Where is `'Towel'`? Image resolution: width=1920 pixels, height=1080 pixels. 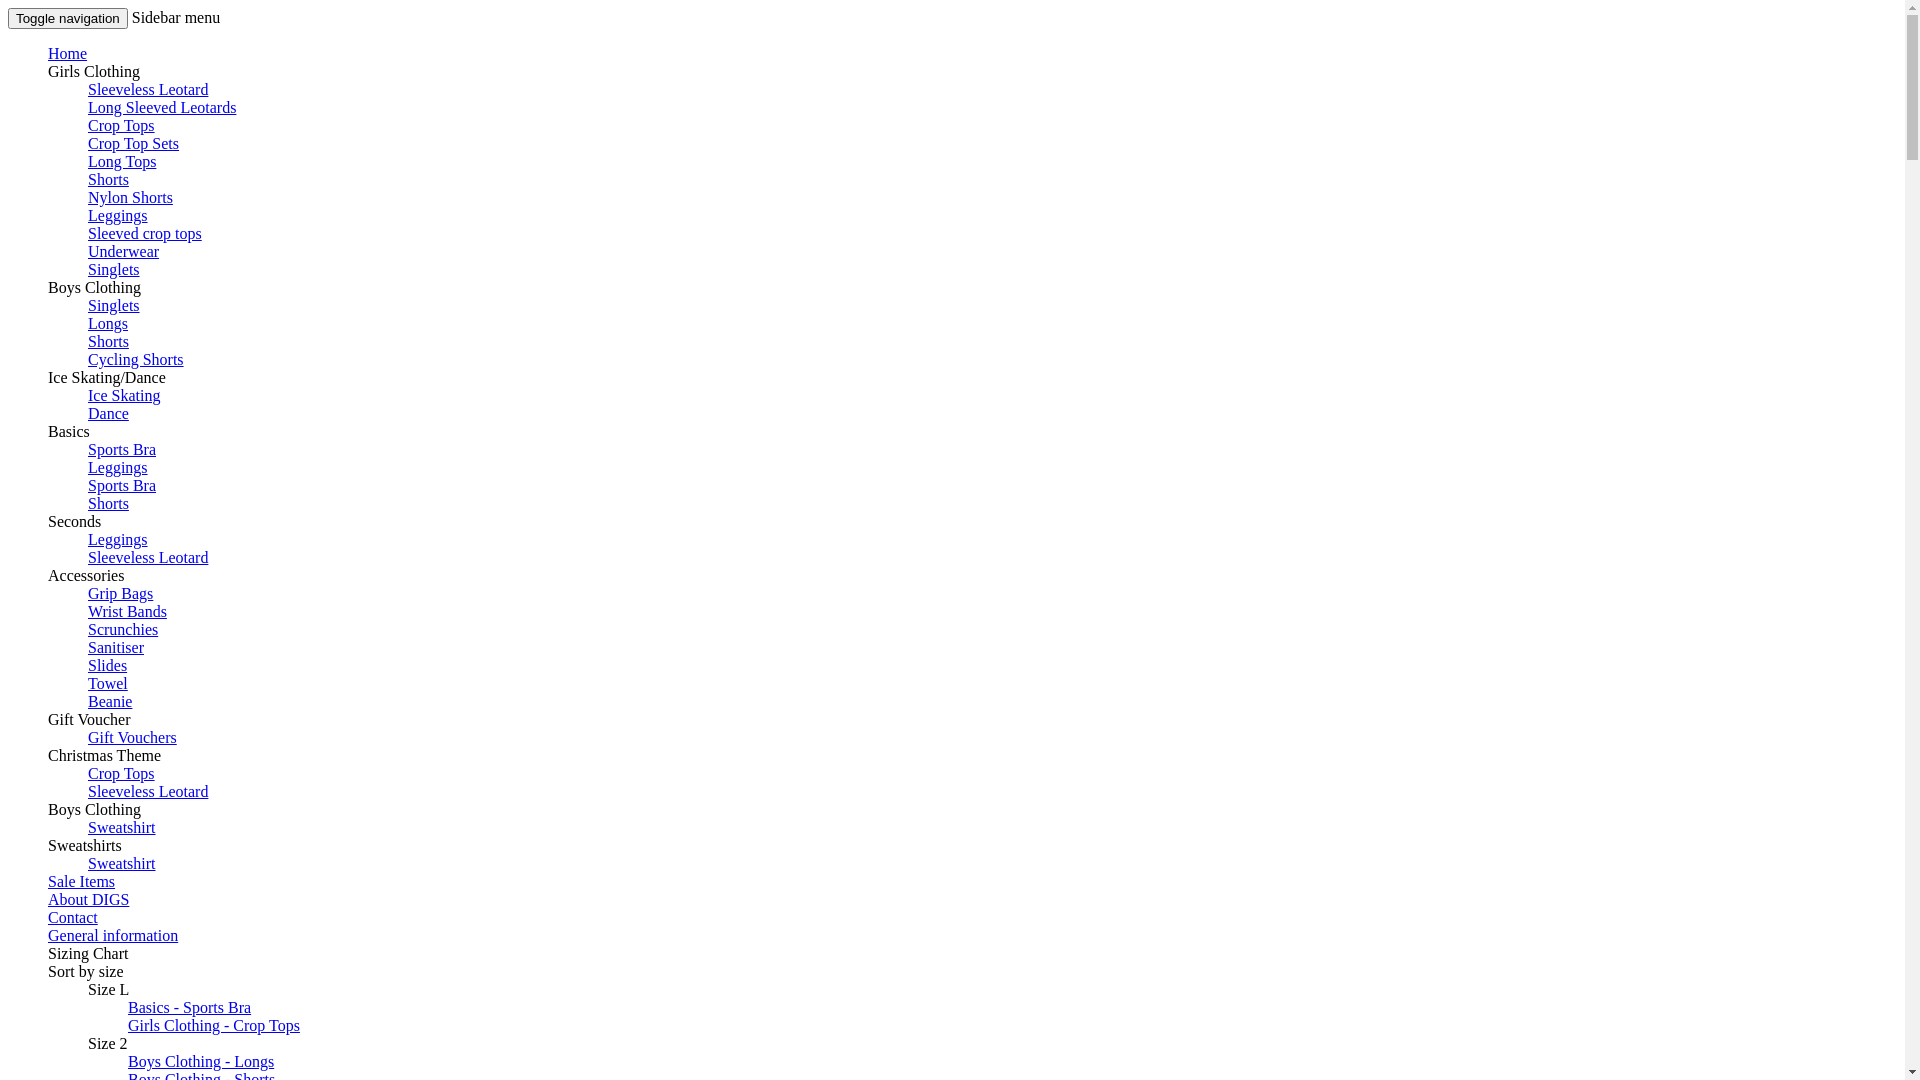 'Towel' is located at coordinates (86, 682).